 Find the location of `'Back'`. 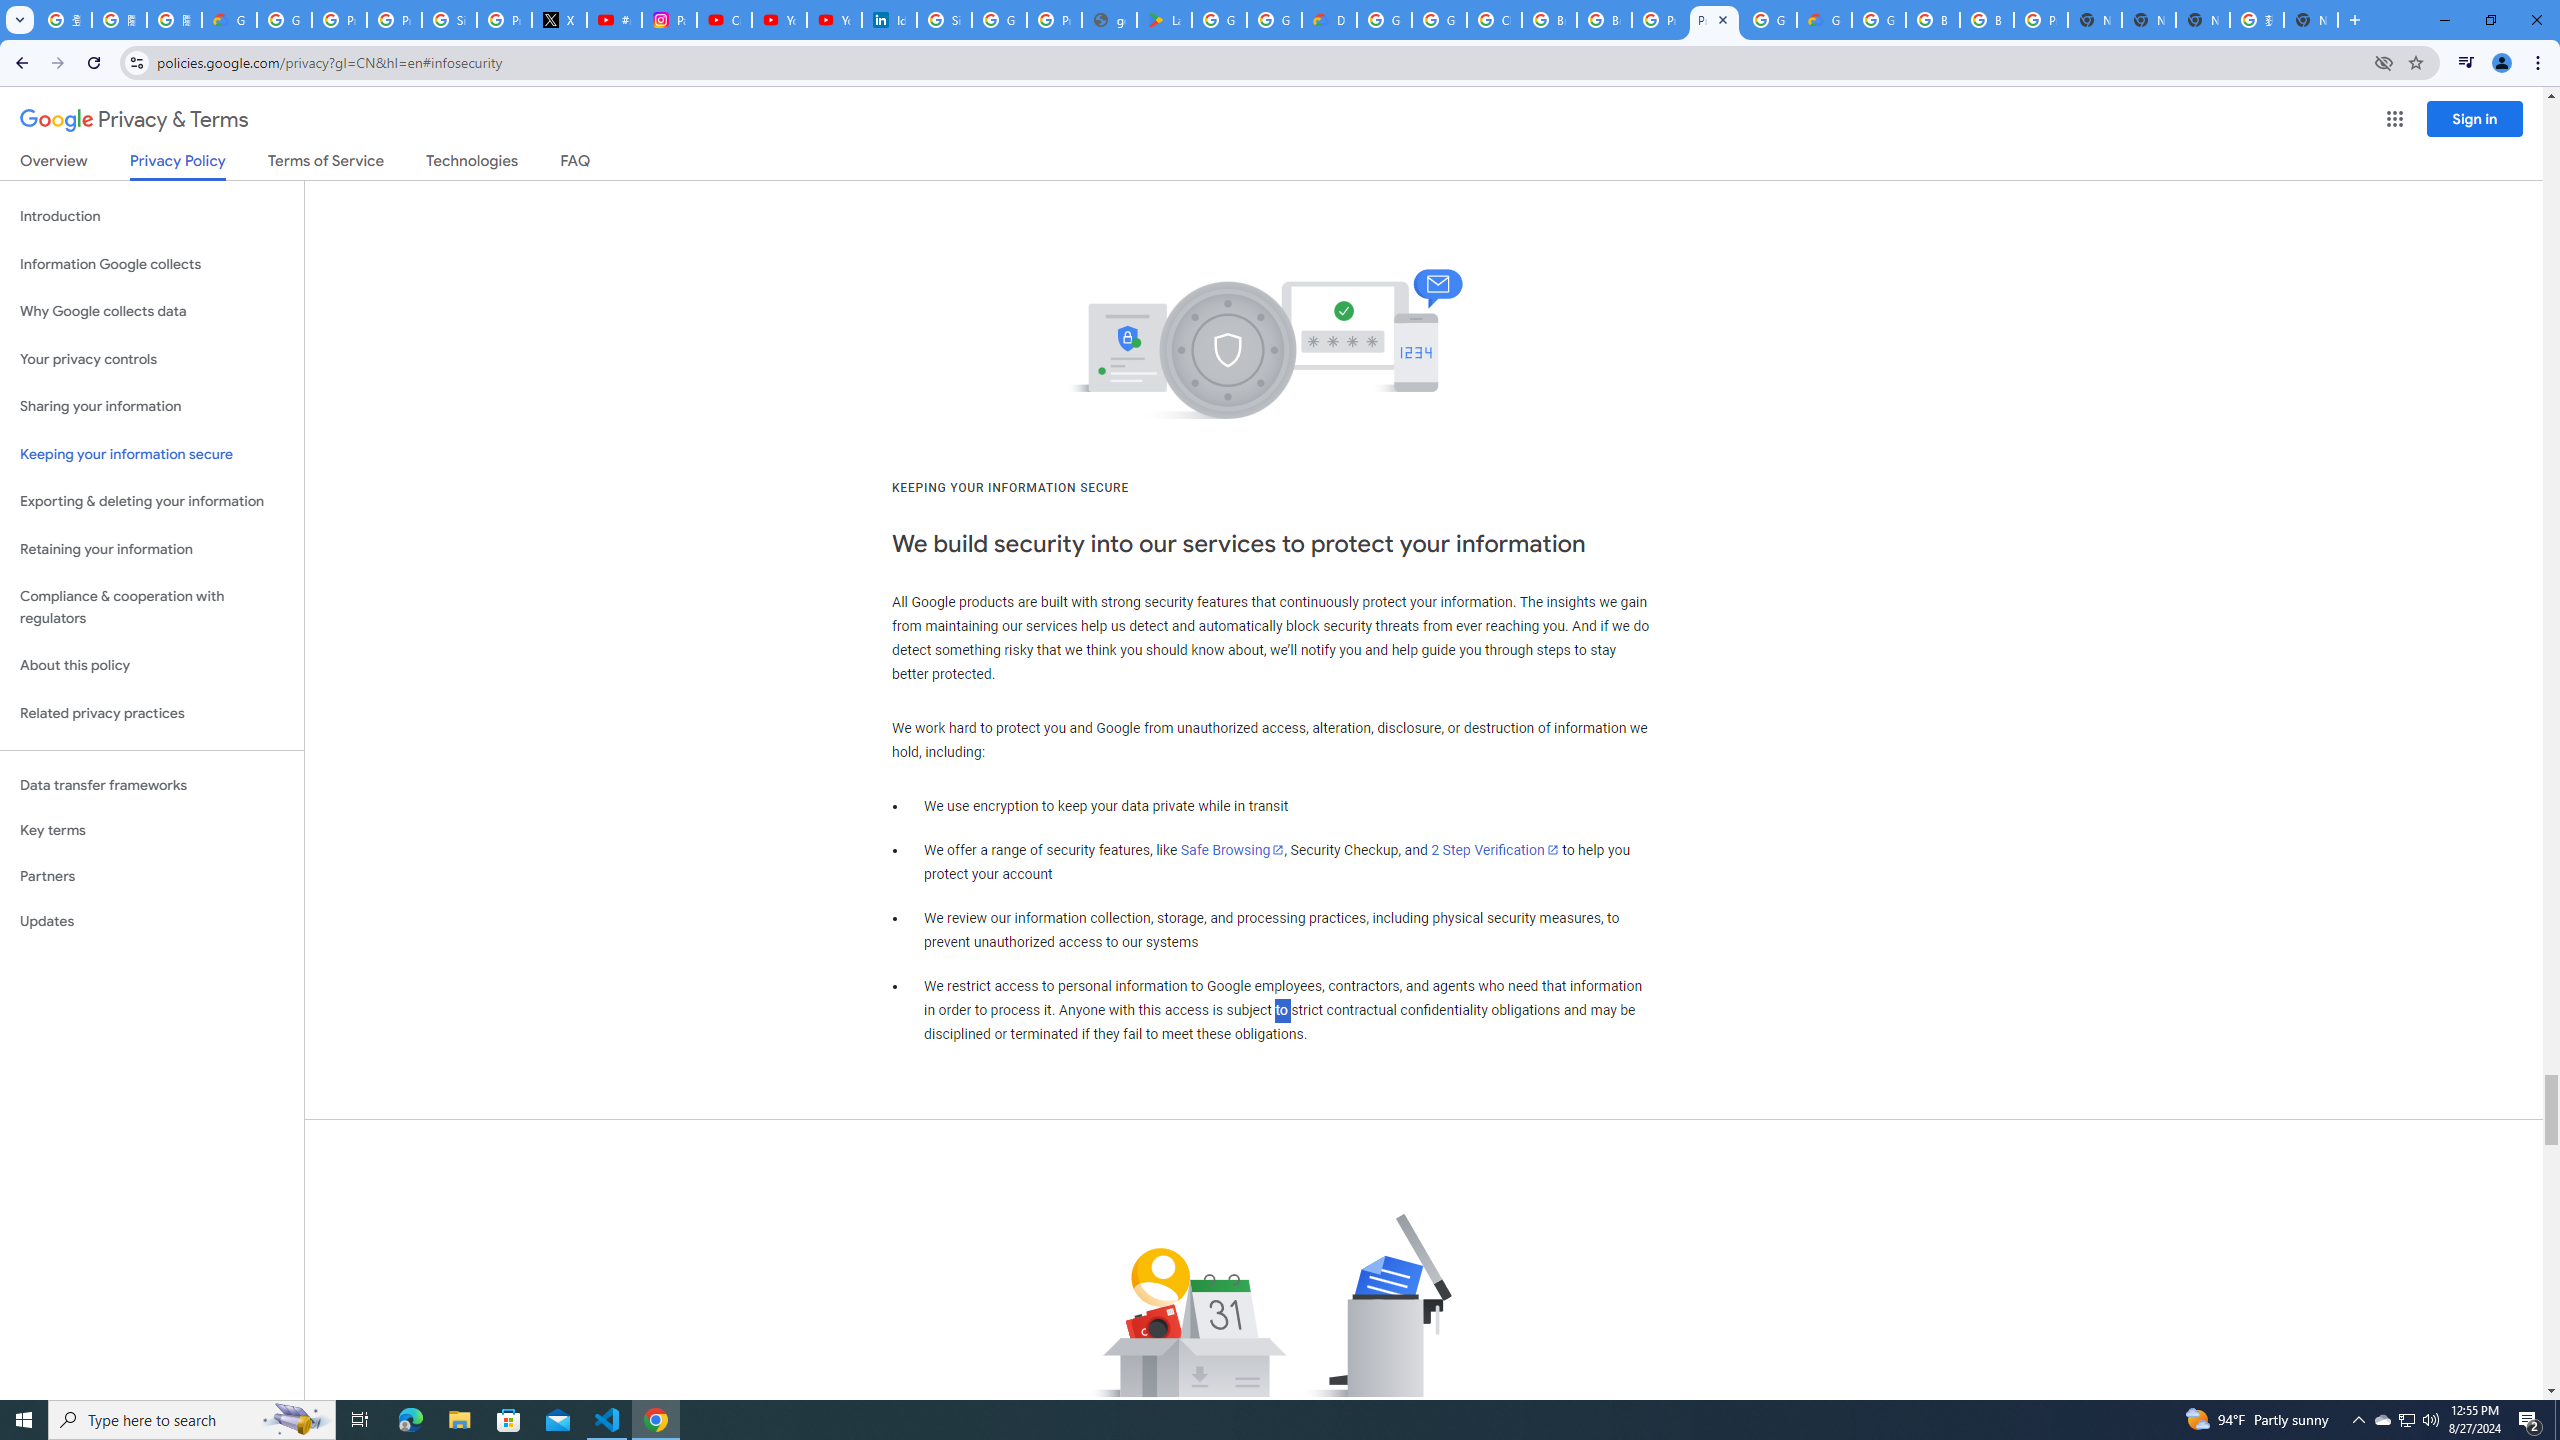

'Back' is located at coordinates (19, 62).